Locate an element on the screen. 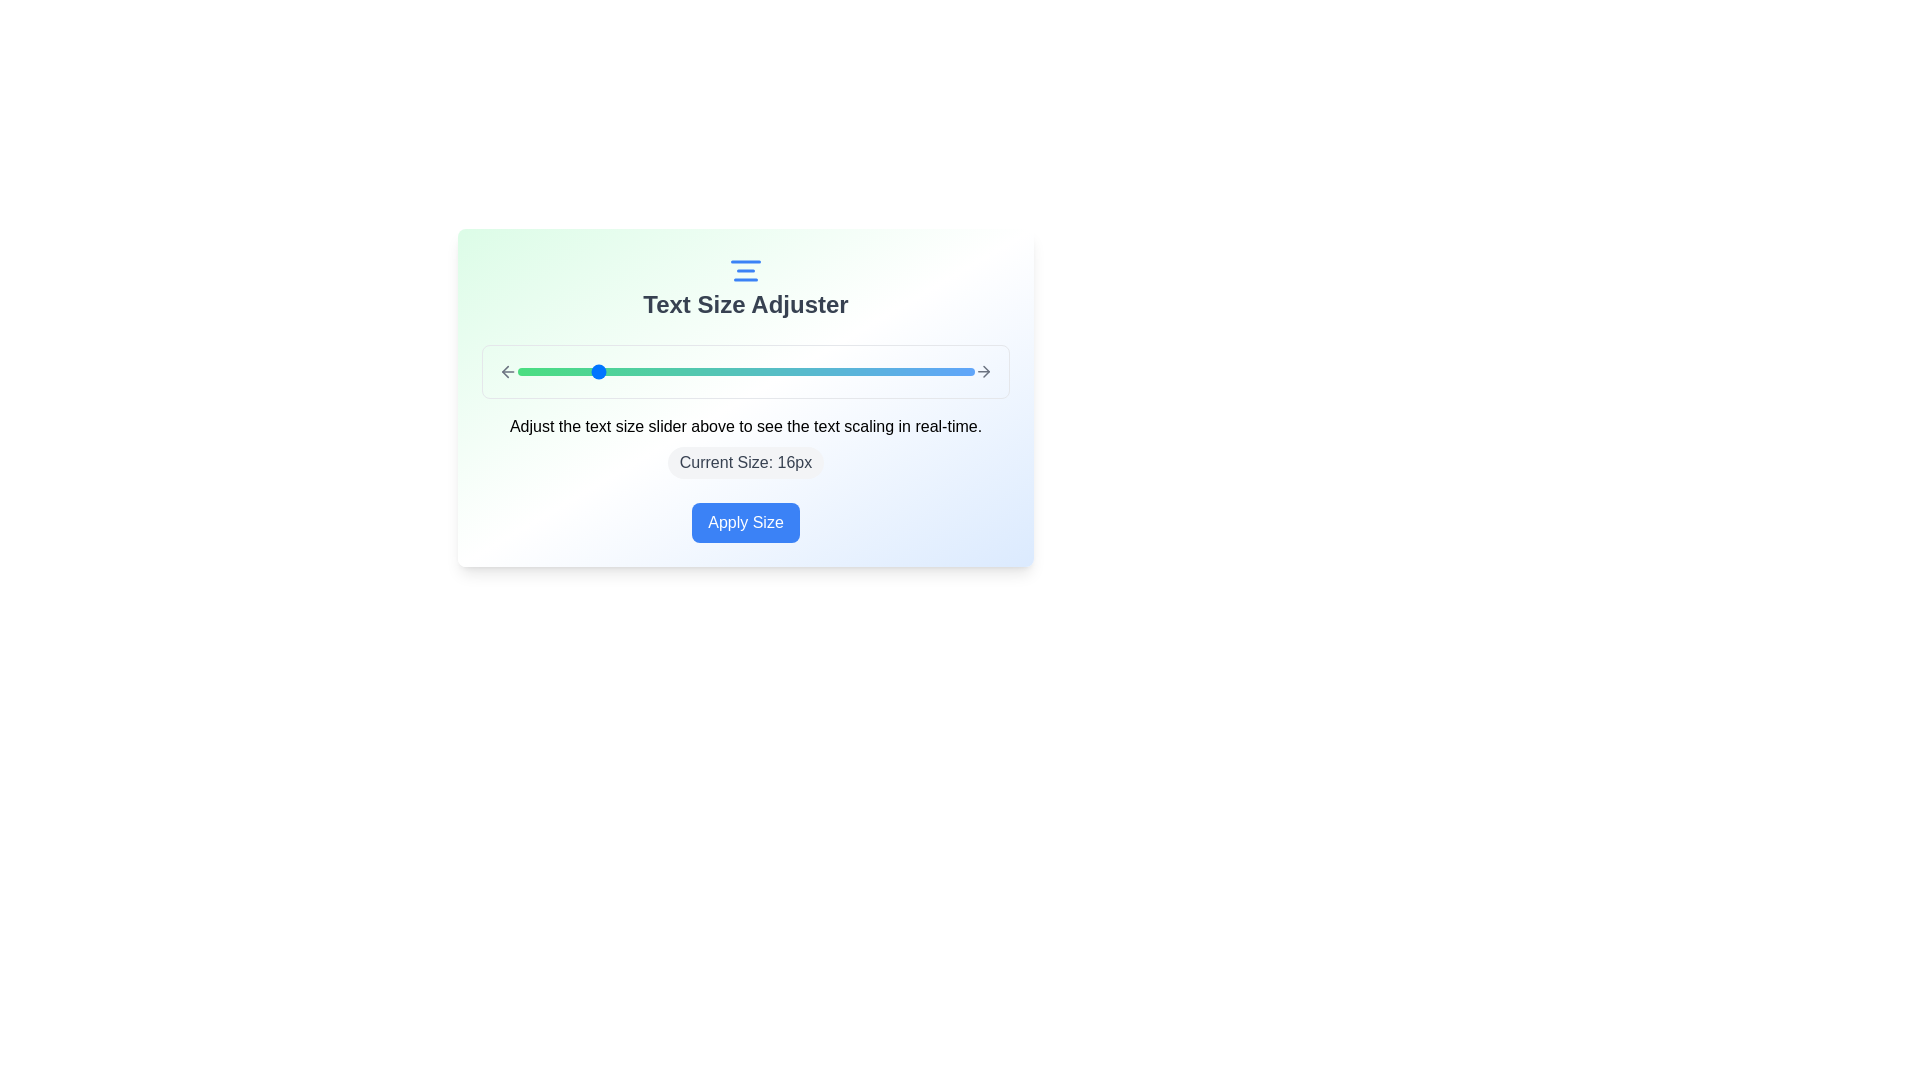  the text size slider to set the text size to 16px is located at coordinates (592, 371).